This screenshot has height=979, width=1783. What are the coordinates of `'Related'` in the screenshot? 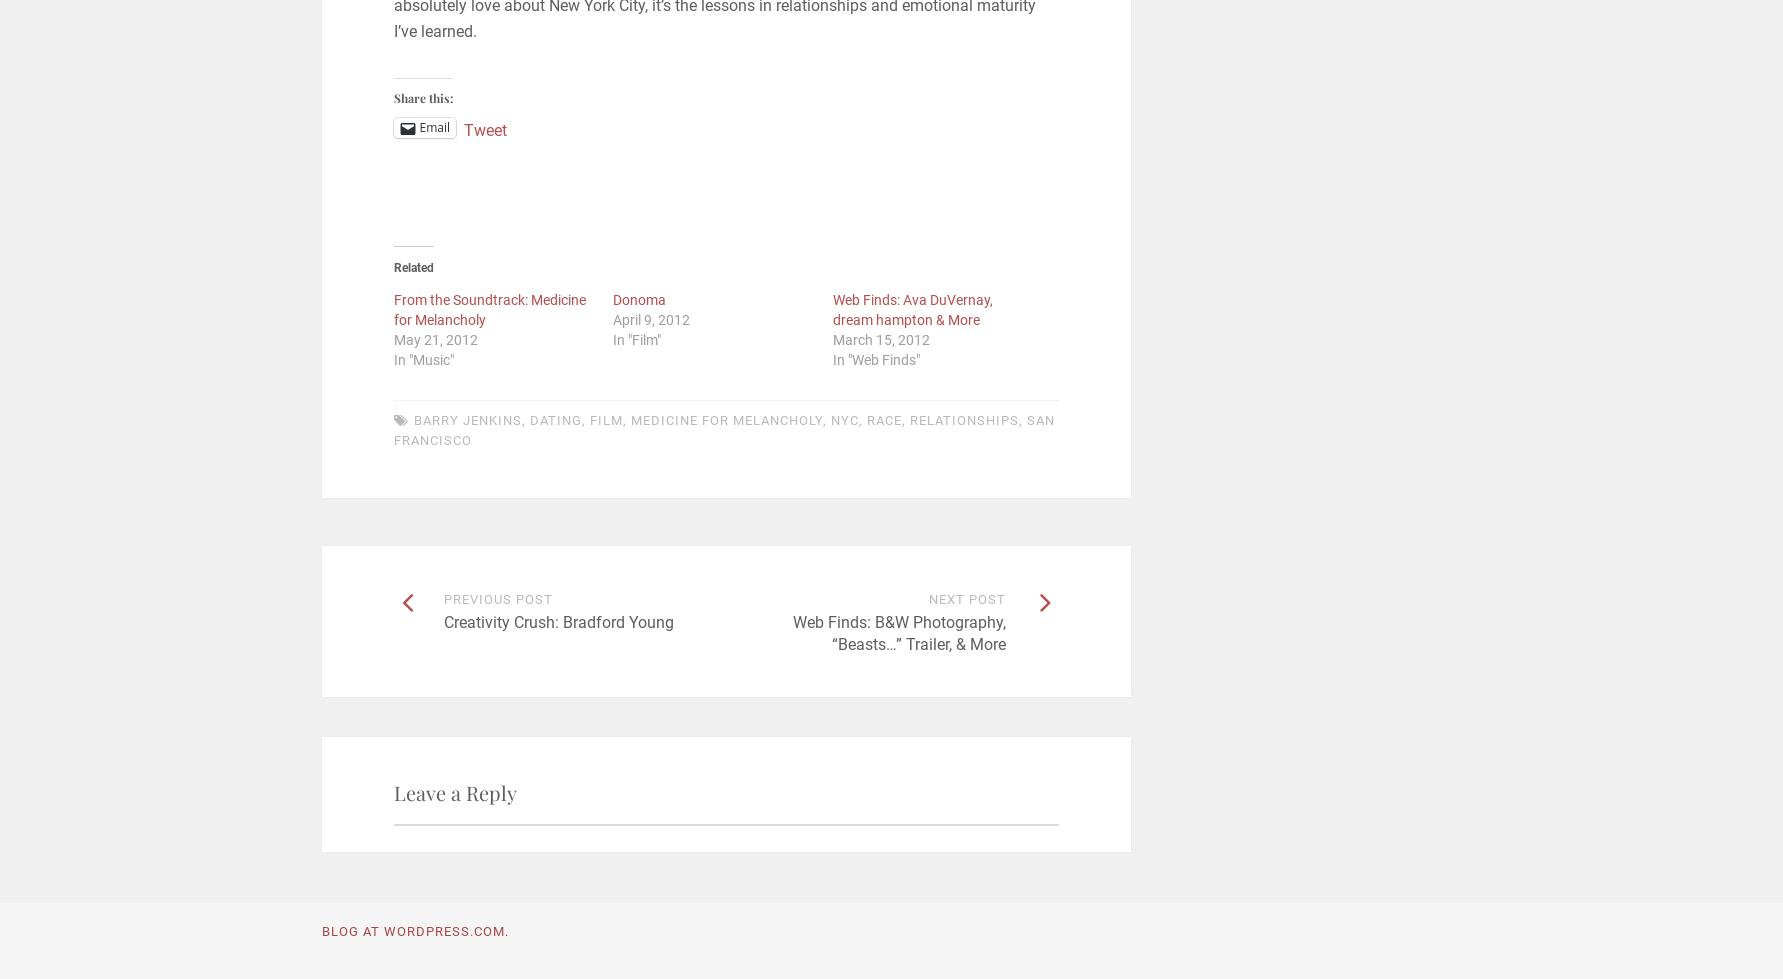 It's located at (412, 266).